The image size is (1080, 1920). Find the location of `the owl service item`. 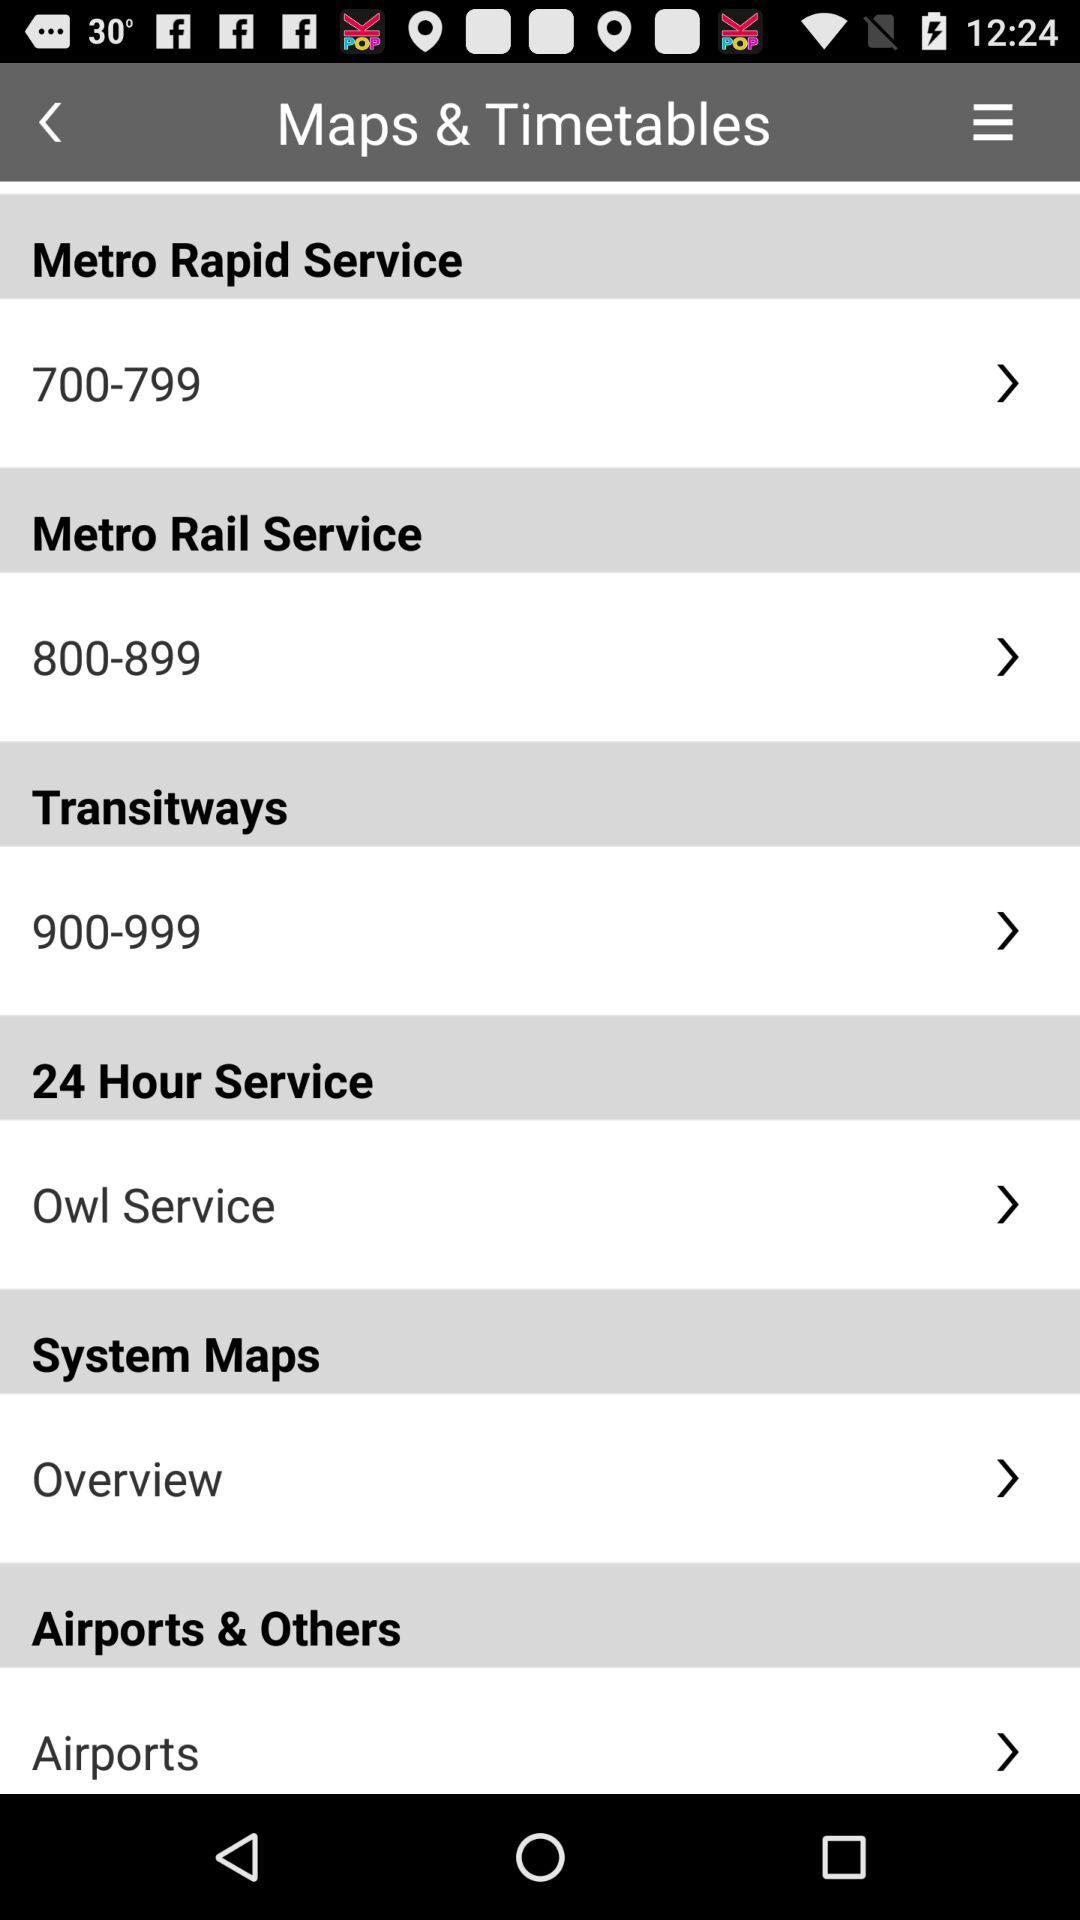

the owl service item is located at coordinates (495, 1203).